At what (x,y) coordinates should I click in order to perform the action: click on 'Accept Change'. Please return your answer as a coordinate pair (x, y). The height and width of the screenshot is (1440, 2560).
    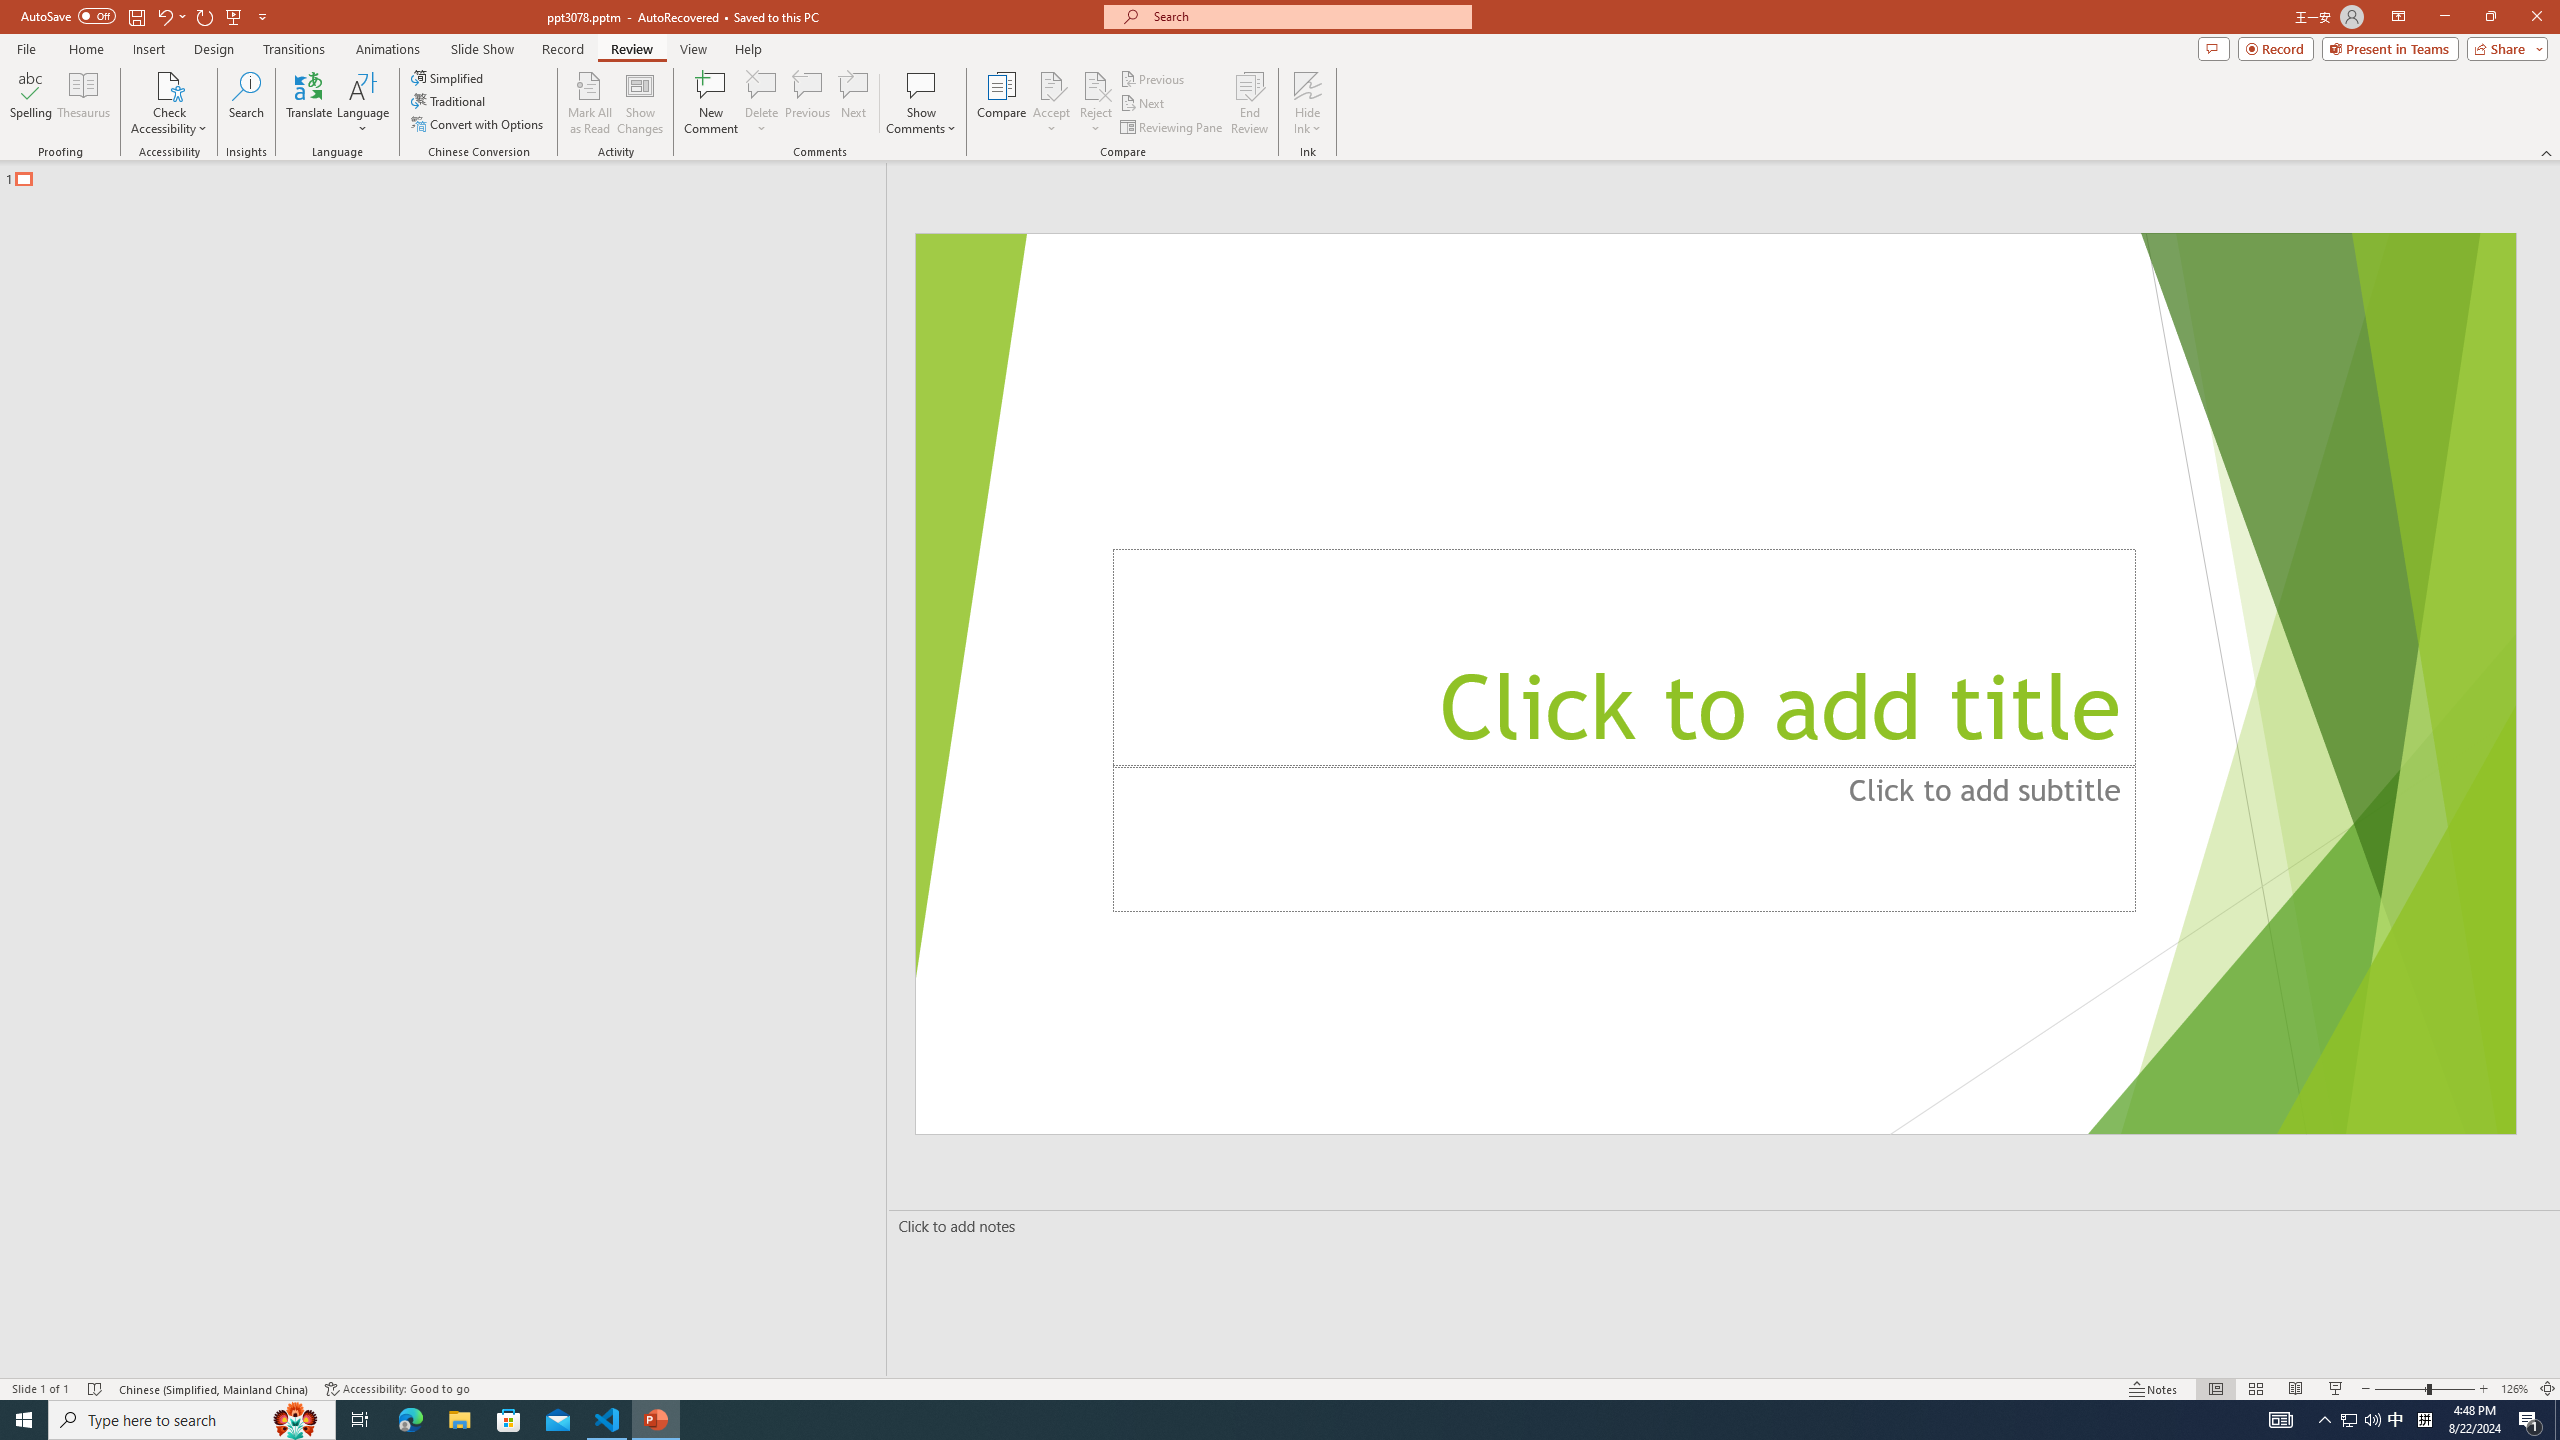
    Looking at the image, I should click on (1051, 84).